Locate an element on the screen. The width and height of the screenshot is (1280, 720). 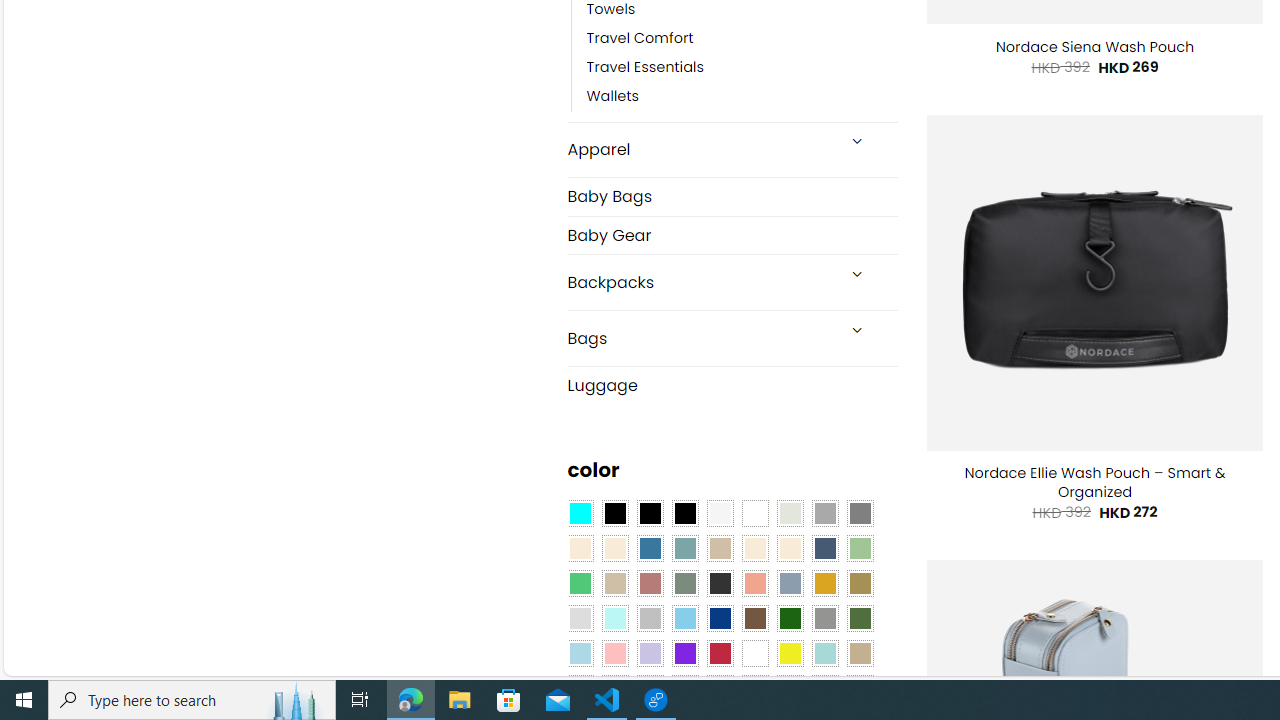
'Aqua Blue' is located at coordinates (578, 513).